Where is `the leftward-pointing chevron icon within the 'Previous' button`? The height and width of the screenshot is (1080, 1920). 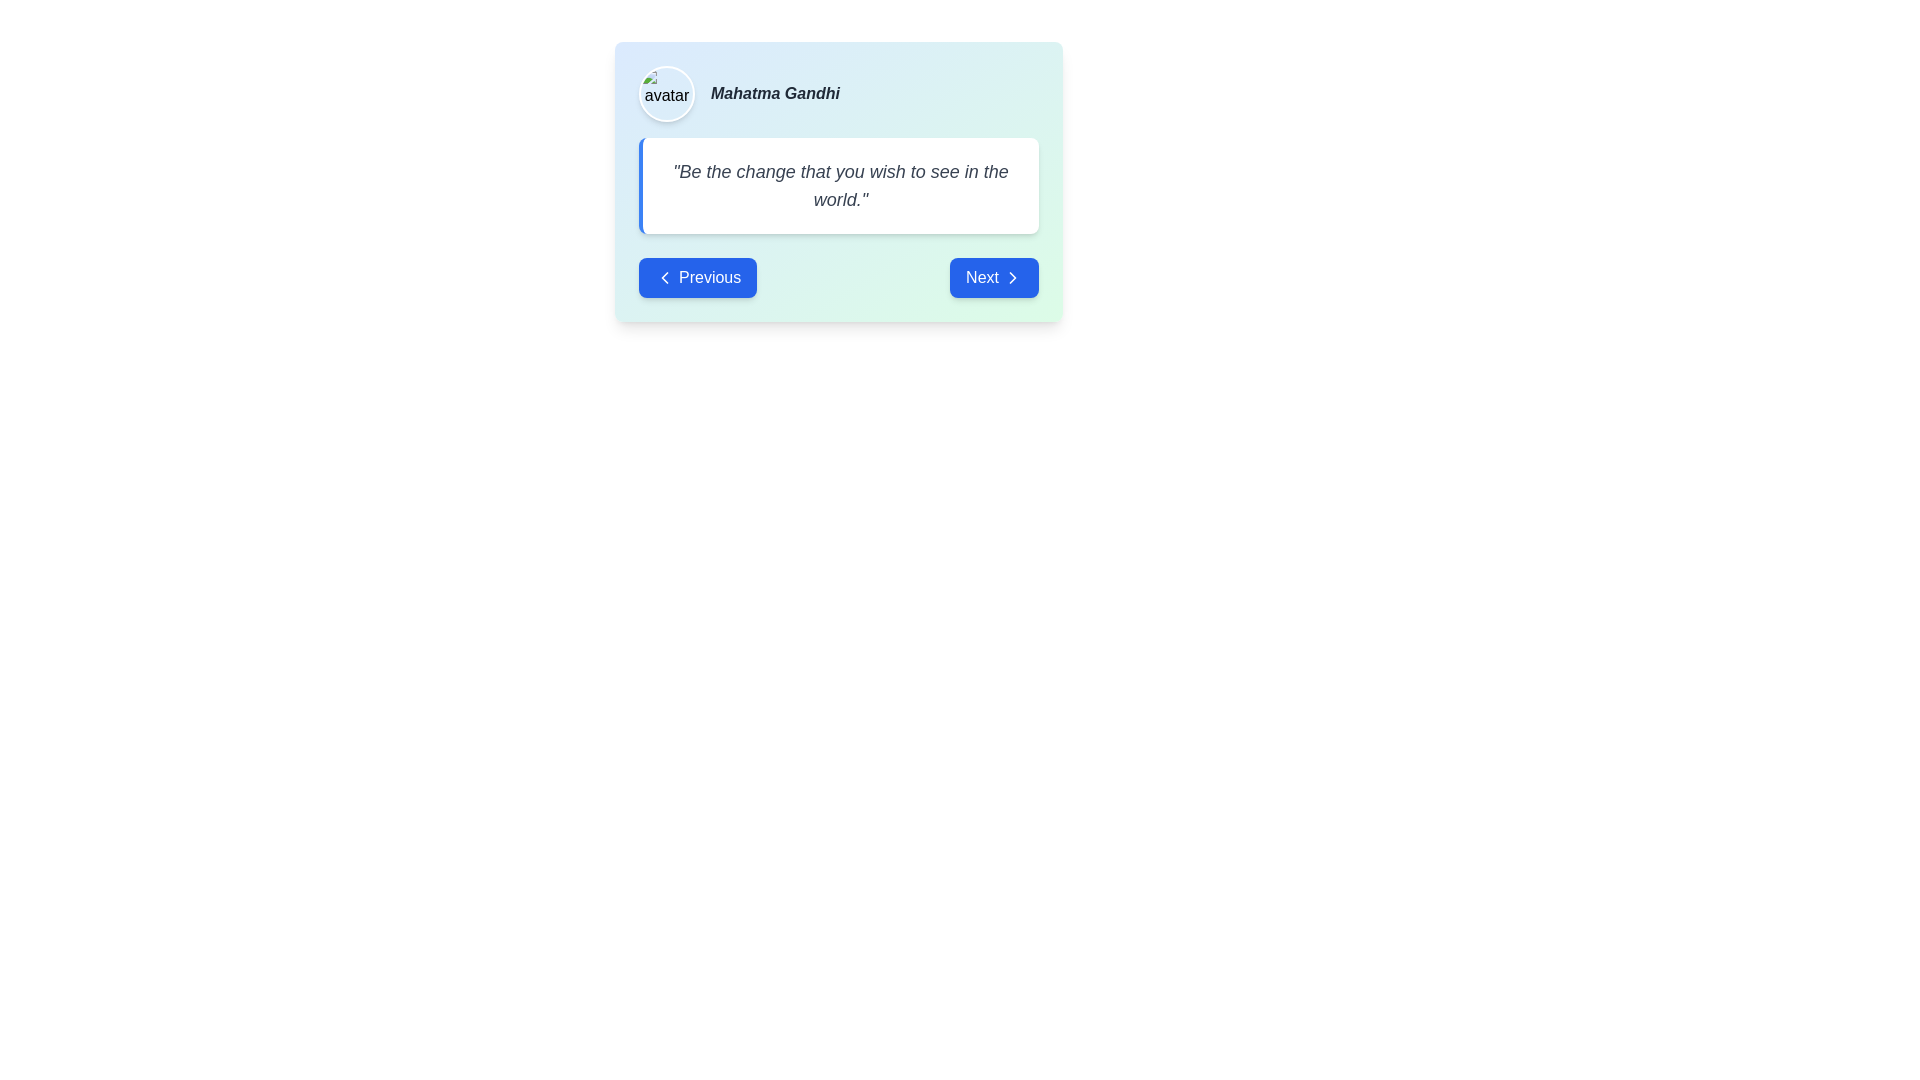 the leftward-pointing chevron icon within the 'Previous' button is located at coordinates (665, 277).